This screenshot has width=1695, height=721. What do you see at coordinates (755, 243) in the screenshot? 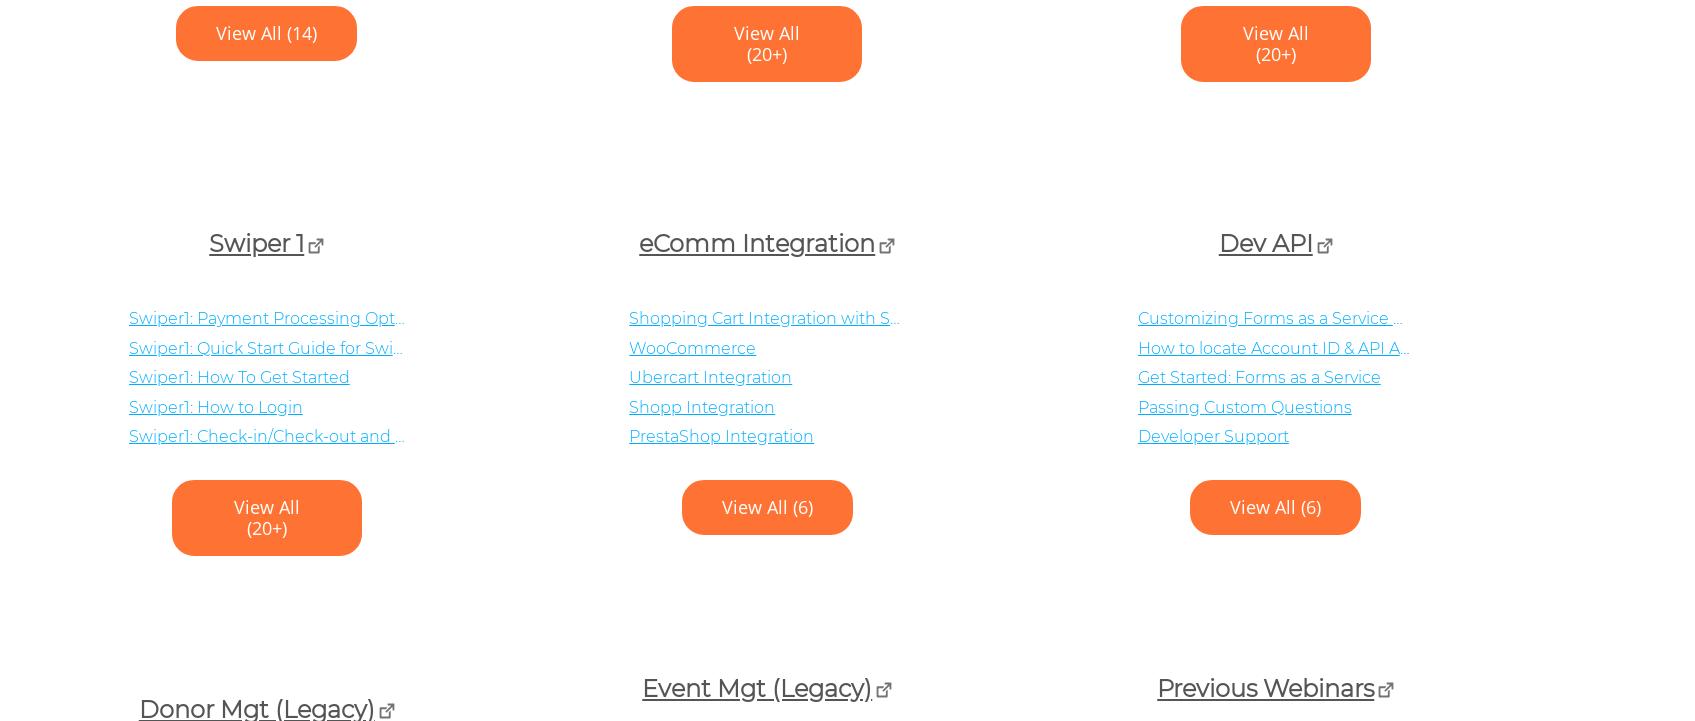
I see `'eComm Integration'` at bounding box center [755, 243].